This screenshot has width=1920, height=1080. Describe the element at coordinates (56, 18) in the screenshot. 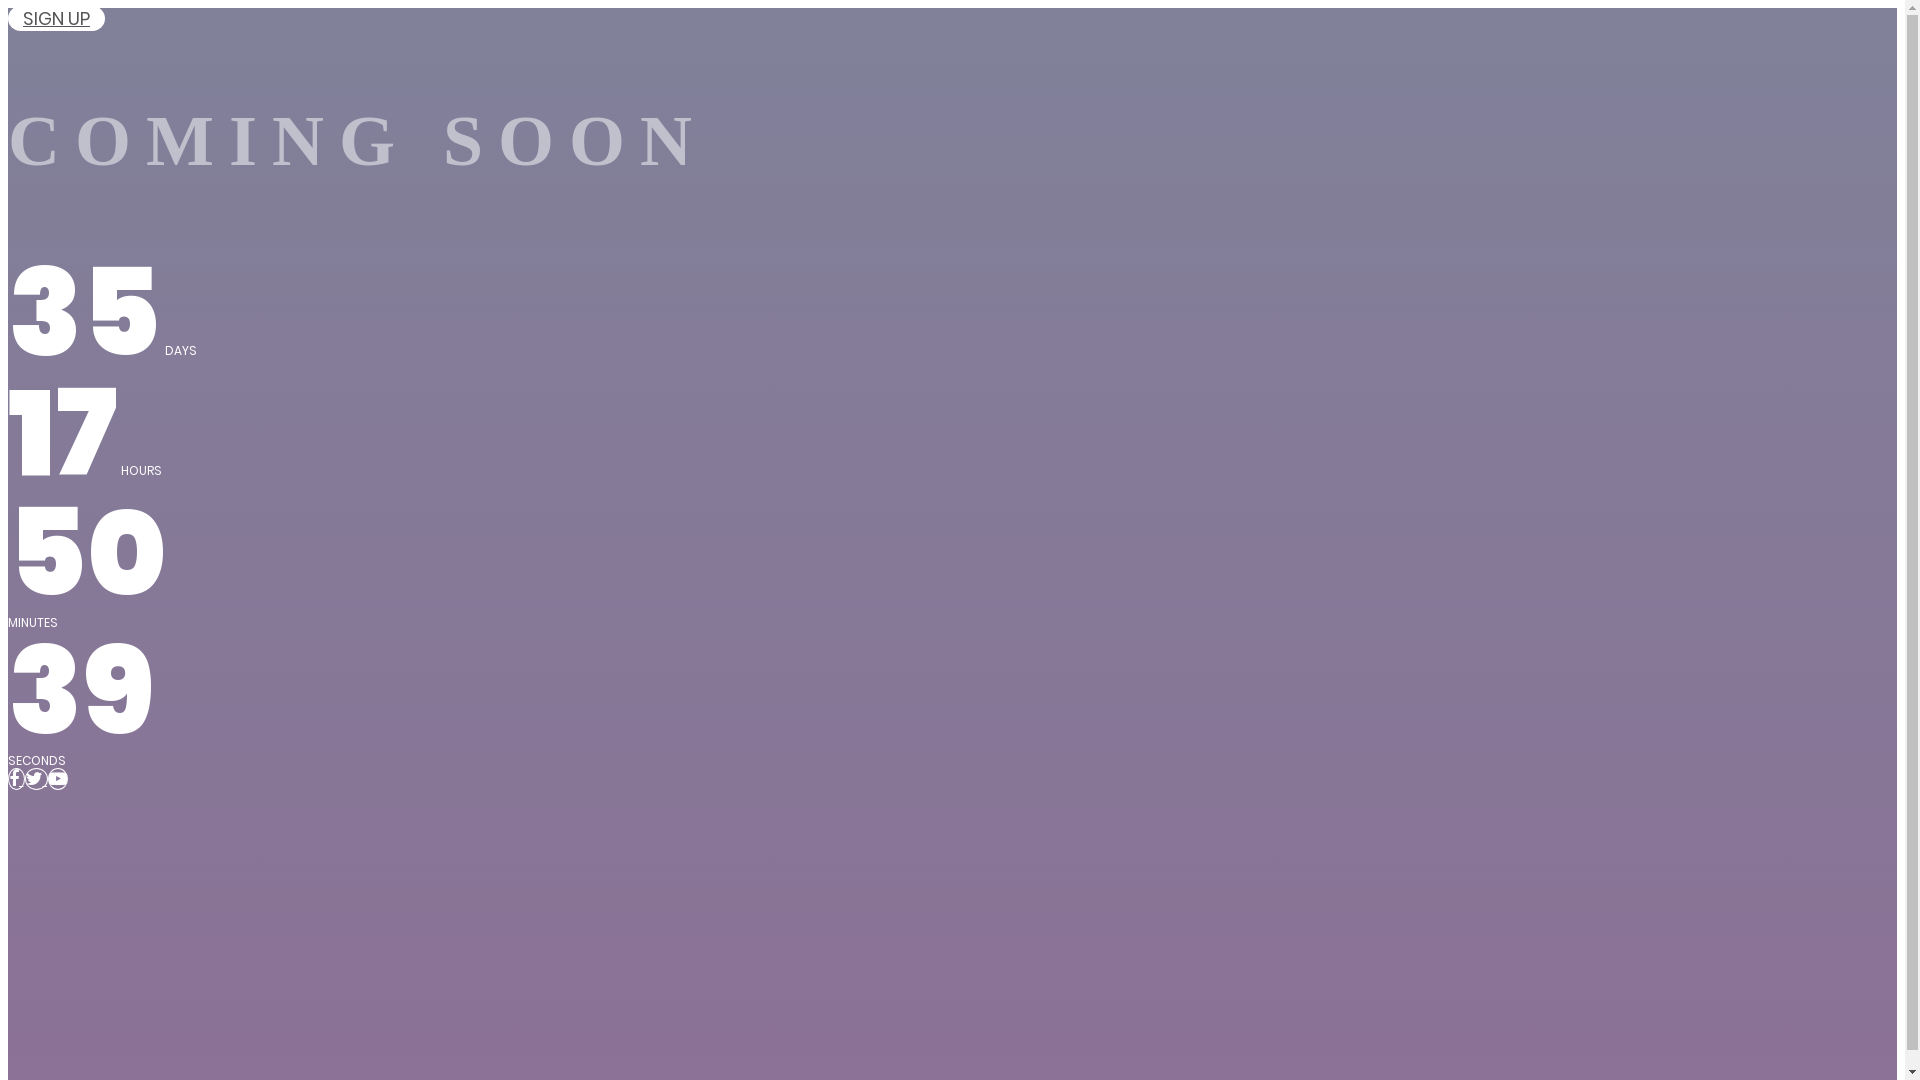

I see `'SIGN UP'` at that location.